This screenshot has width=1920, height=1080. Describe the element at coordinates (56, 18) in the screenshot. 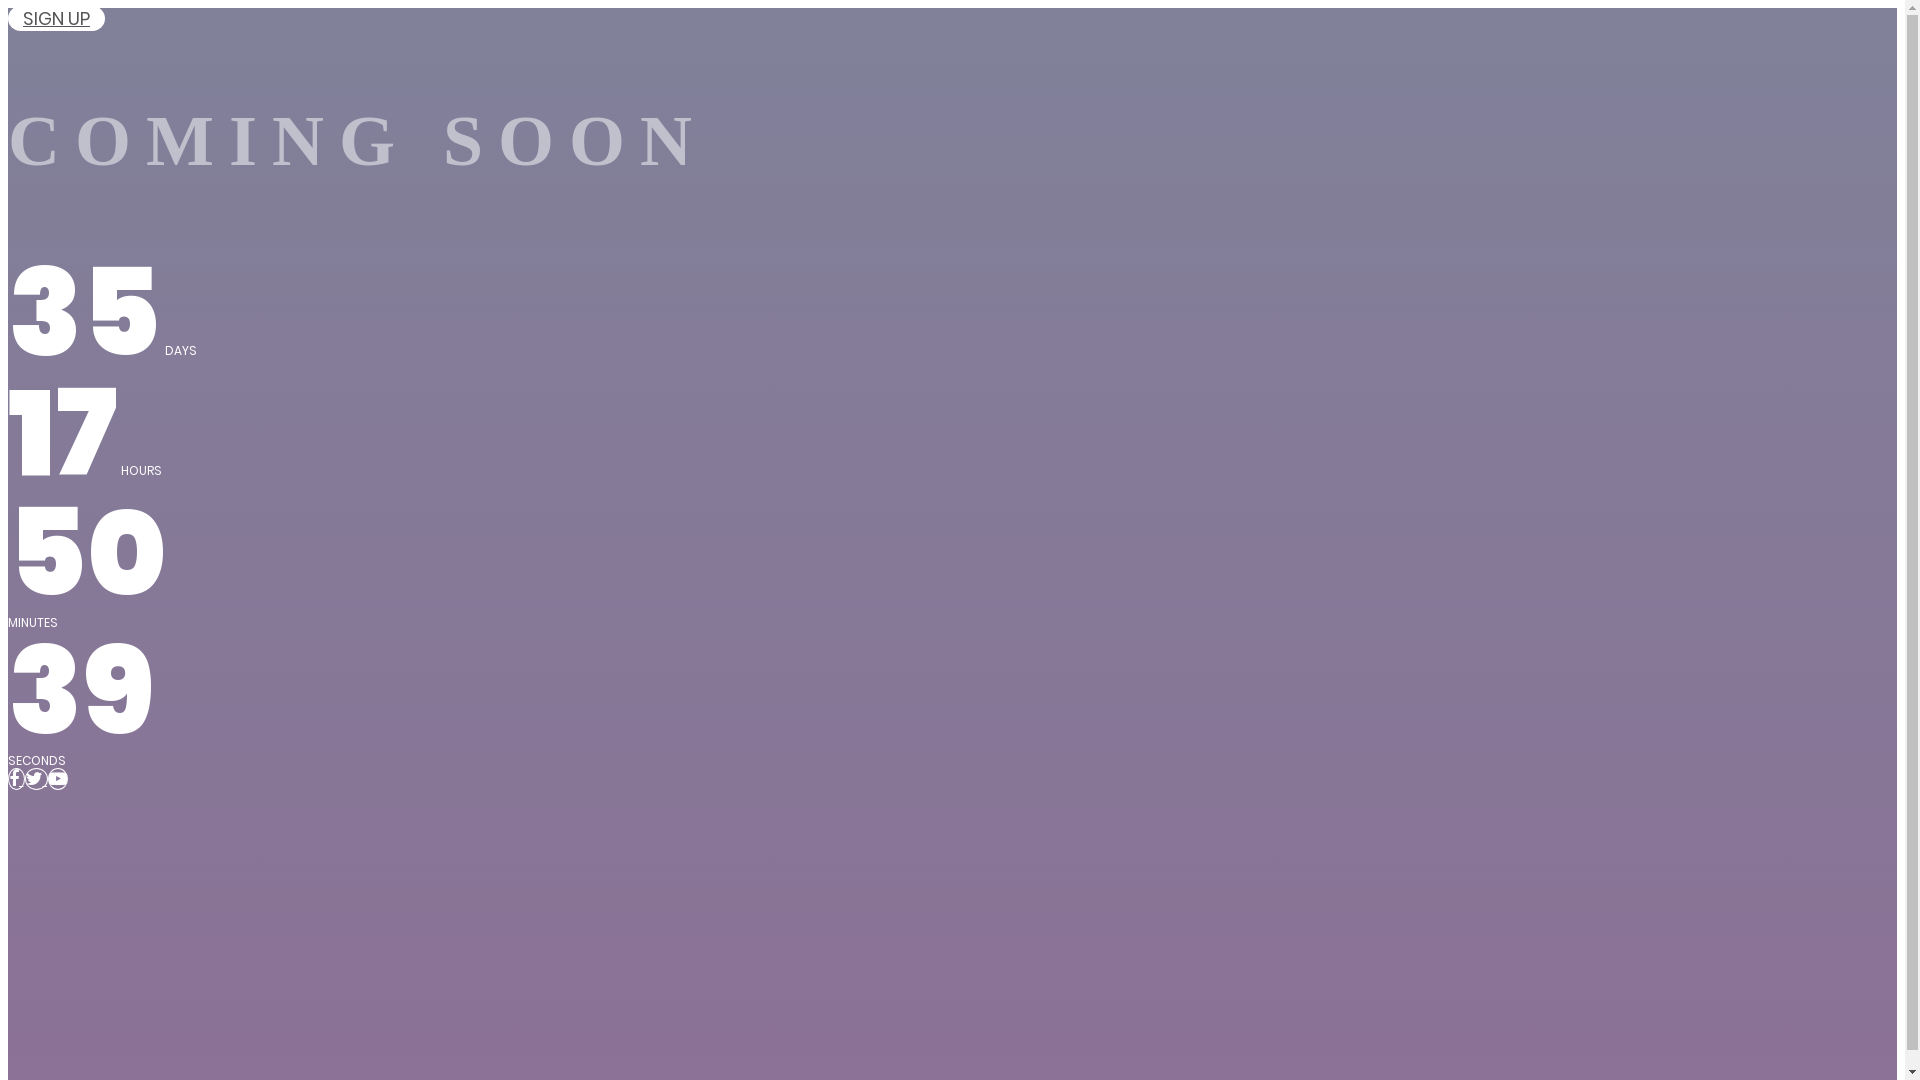

I see `'SIGN UP'` at that location.